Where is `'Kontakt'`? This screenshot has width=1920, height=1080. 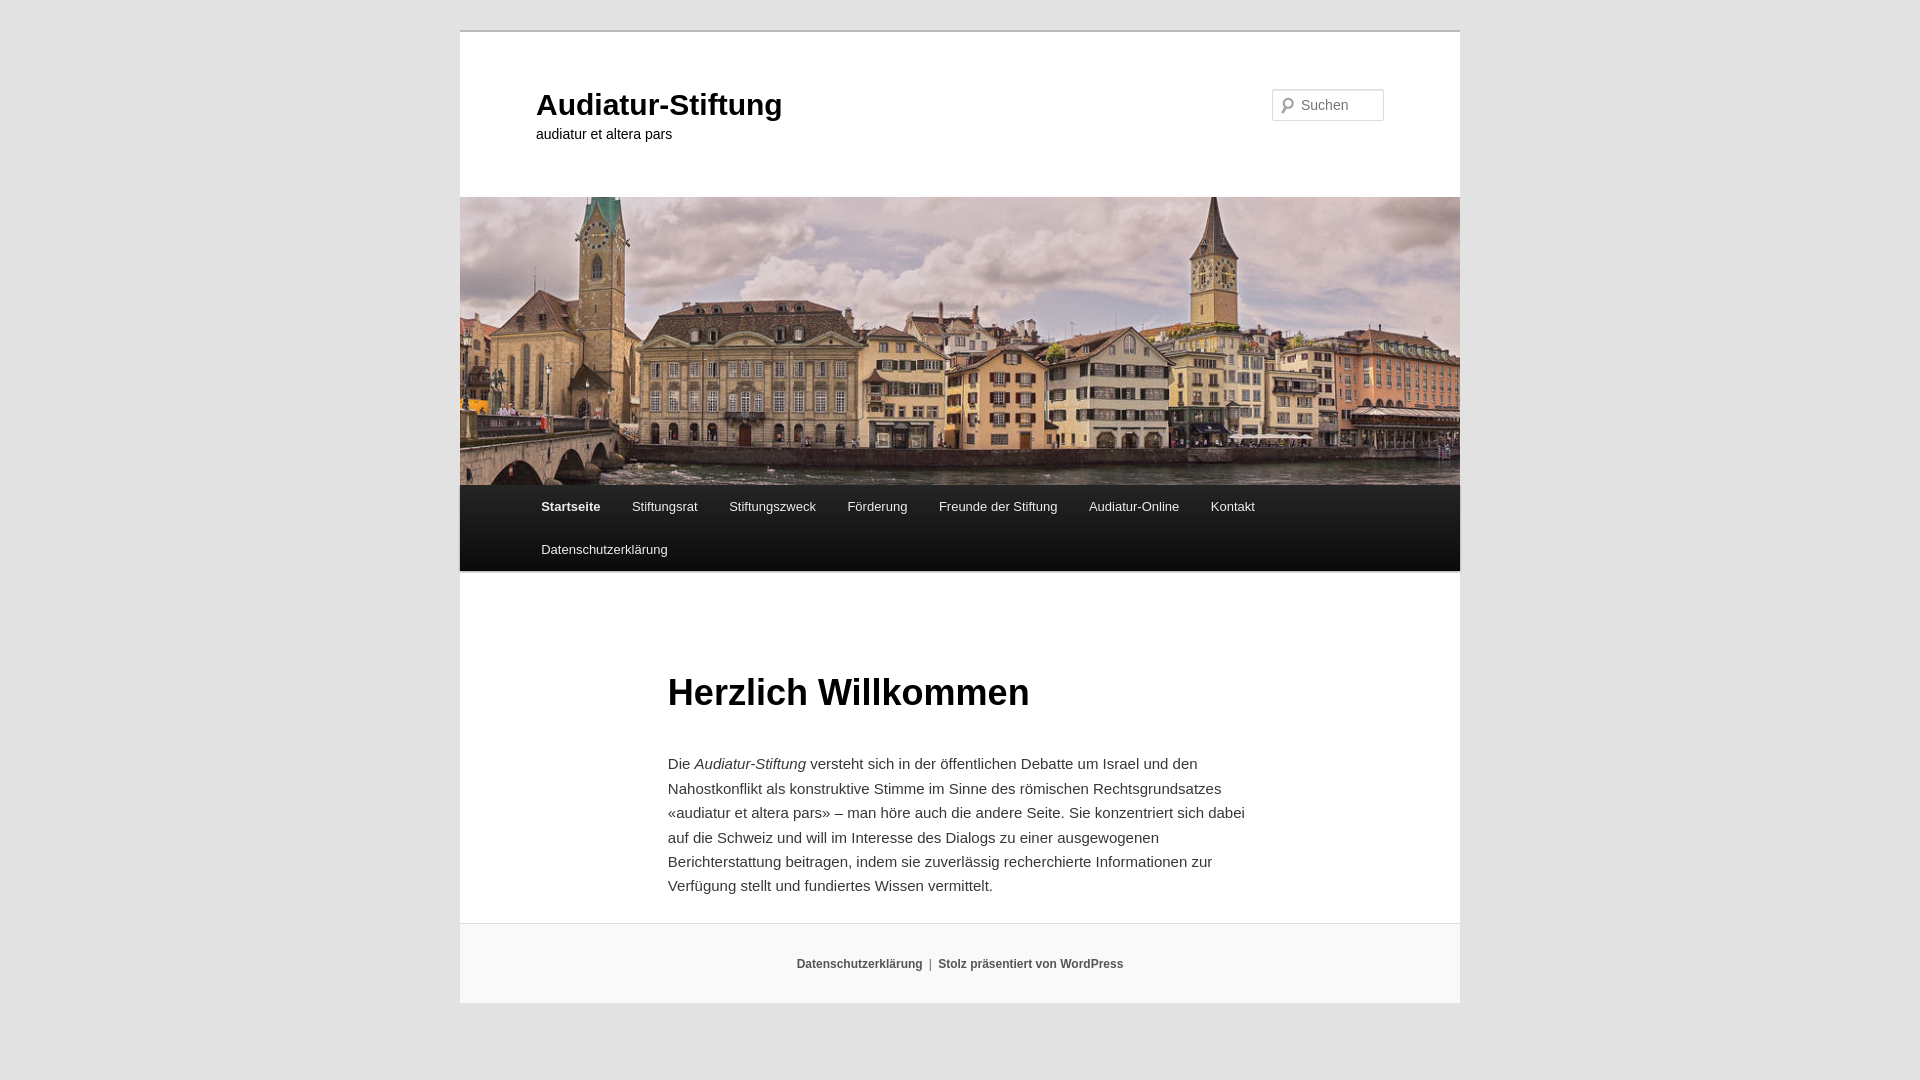 'Kontakt' is located at coordinates (1195, 505).